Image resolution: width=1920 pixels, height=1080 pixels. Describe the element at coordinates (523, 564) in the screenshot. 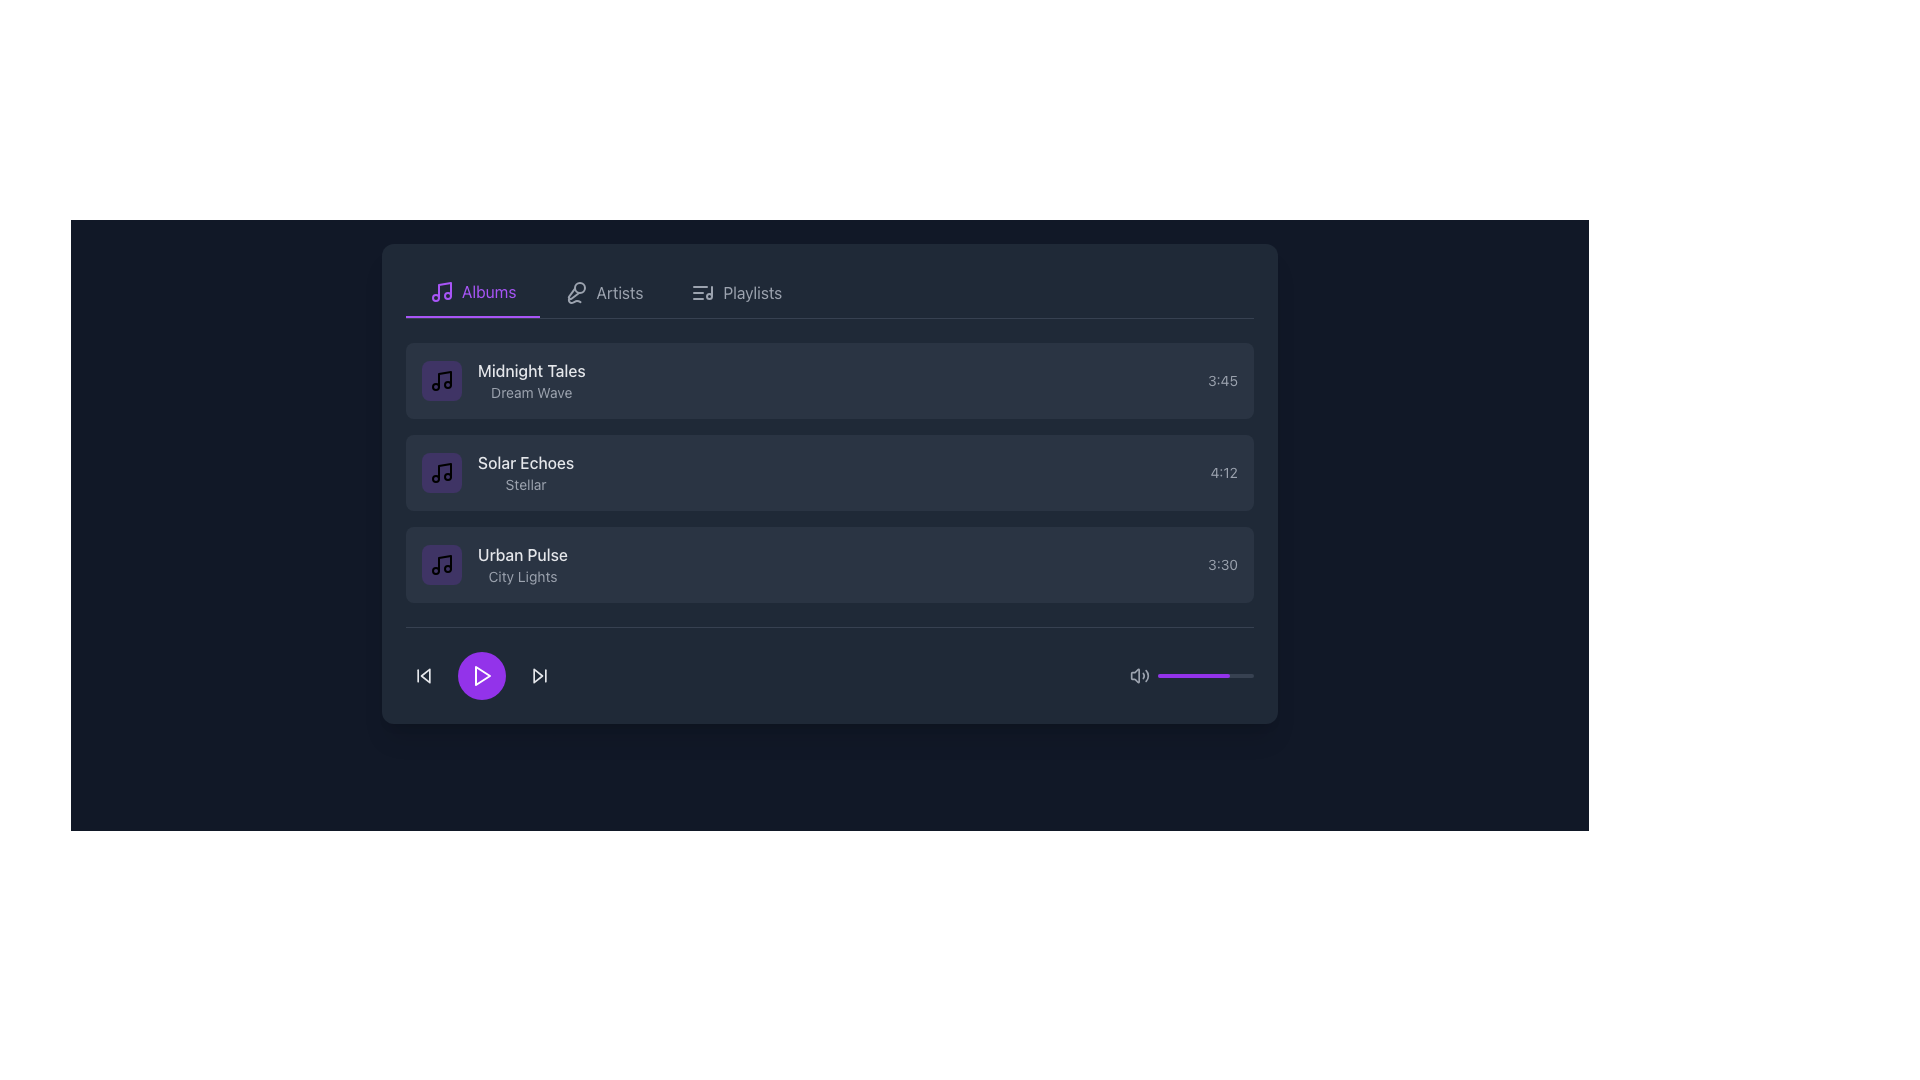

I see `the 'Urban Pulse' text label which is the third item` at that location.